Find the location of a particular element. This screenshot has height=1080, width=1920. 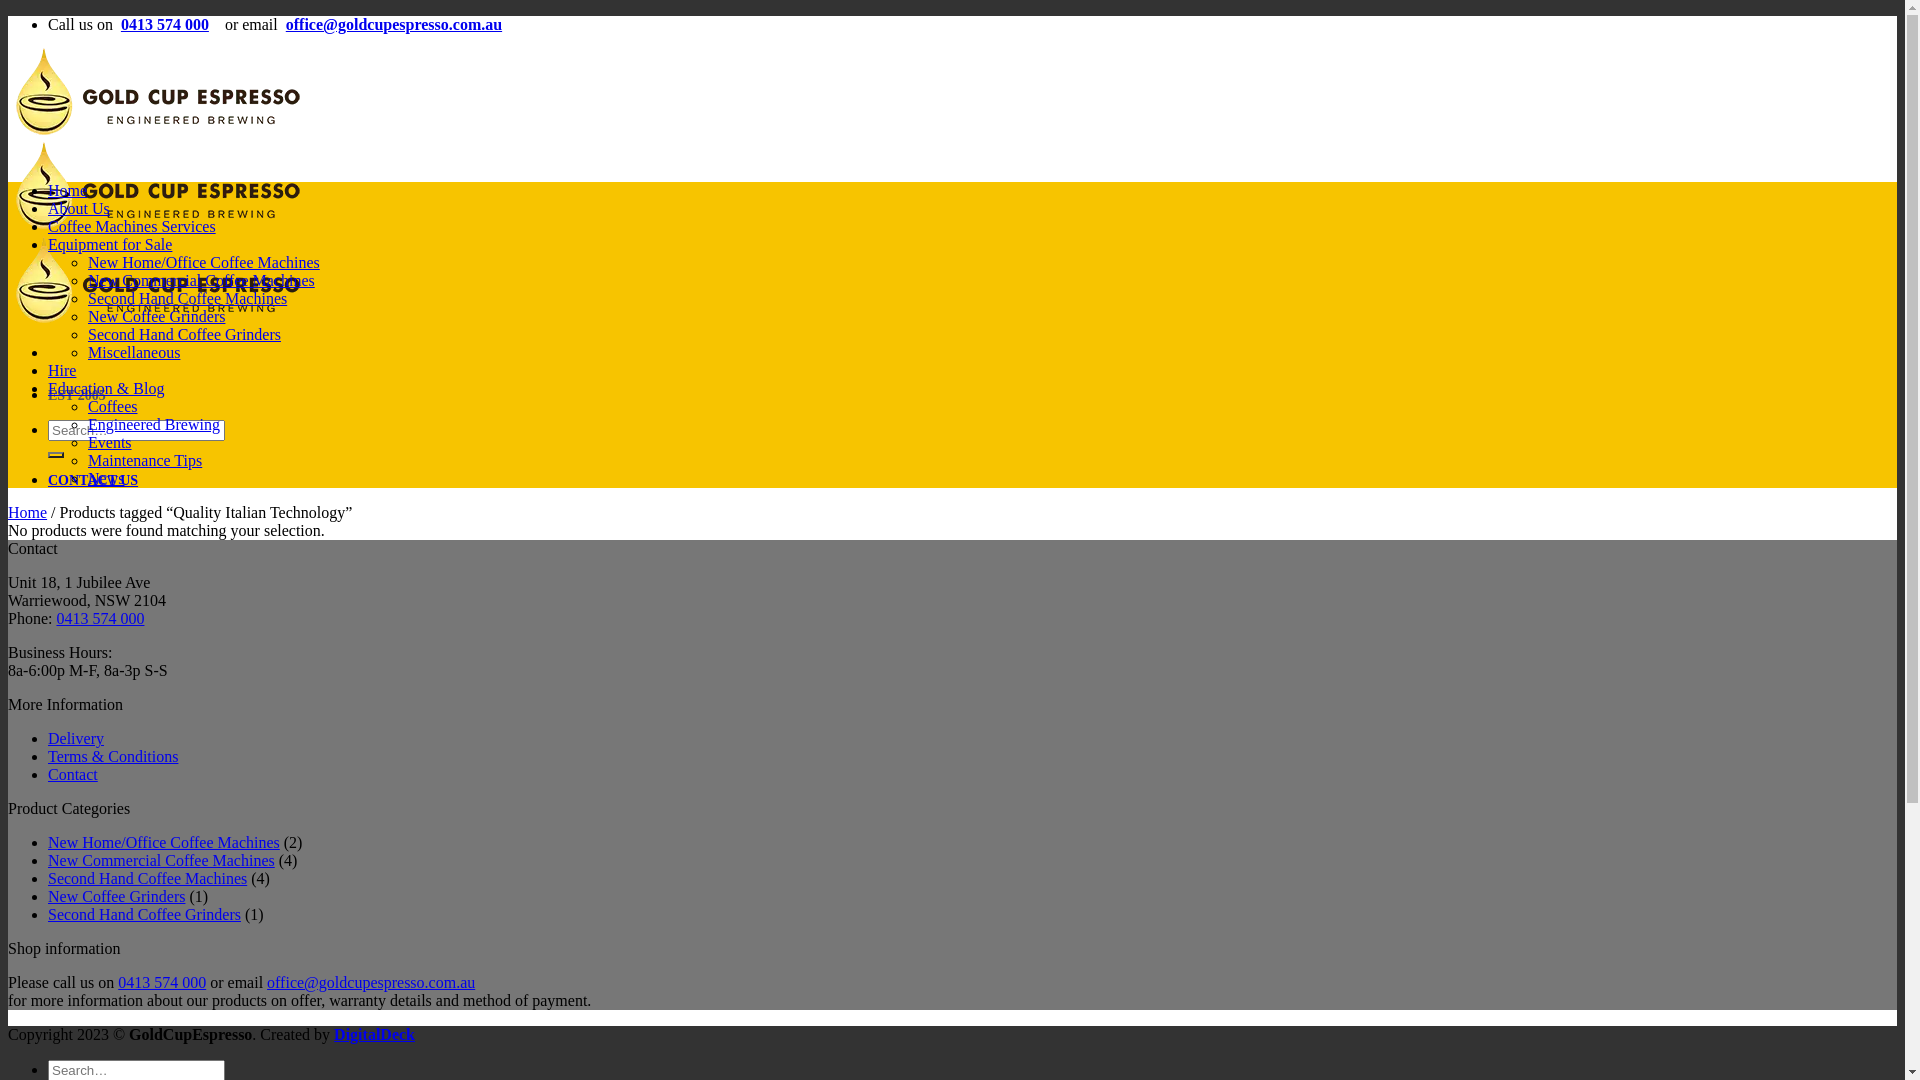

'Education & Blog' is located at coordinates (104, 388).